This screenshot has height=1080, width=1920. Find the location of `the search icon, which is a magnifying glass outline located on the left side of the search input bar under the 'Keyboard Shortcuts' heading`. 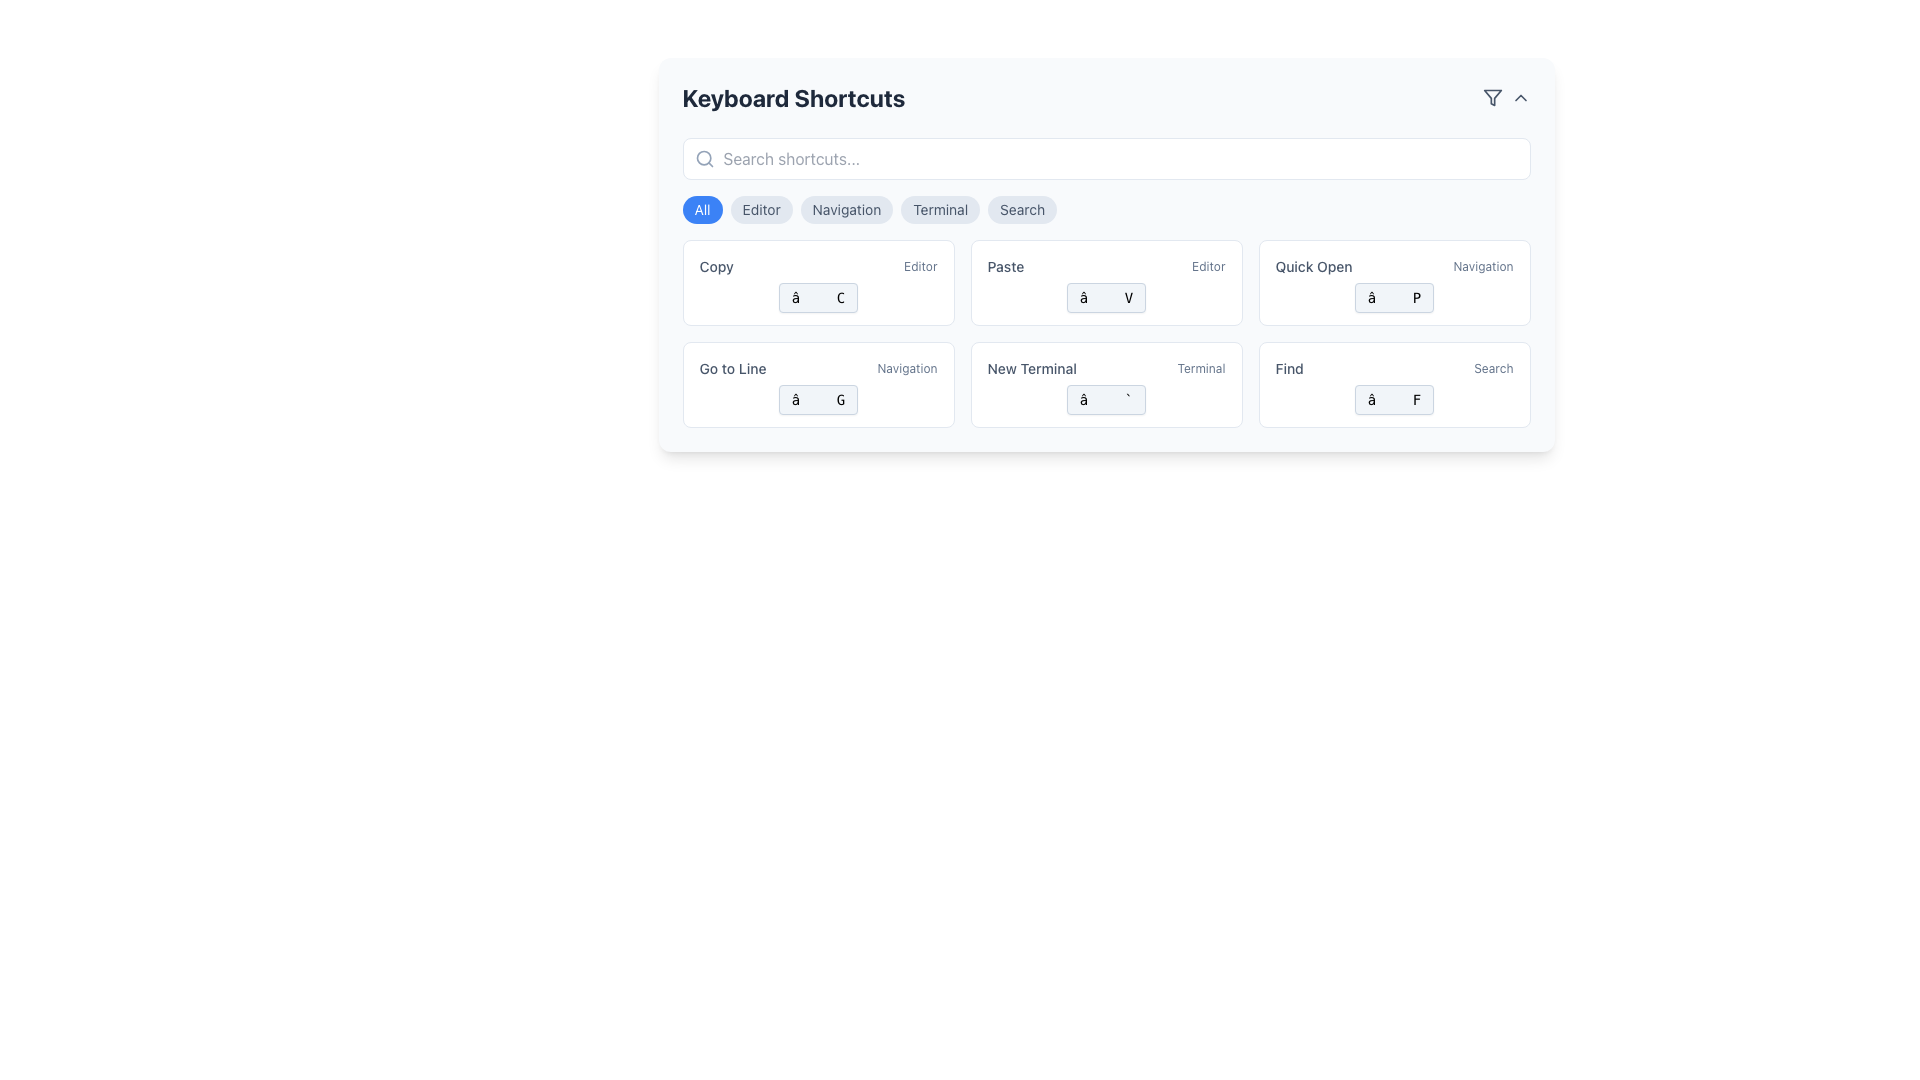

the search icon, which is a magnifying glass outline located on the left side of the search input bar under the 'Keyboard Shortcuts' heading is located at coordinates (704, 157).